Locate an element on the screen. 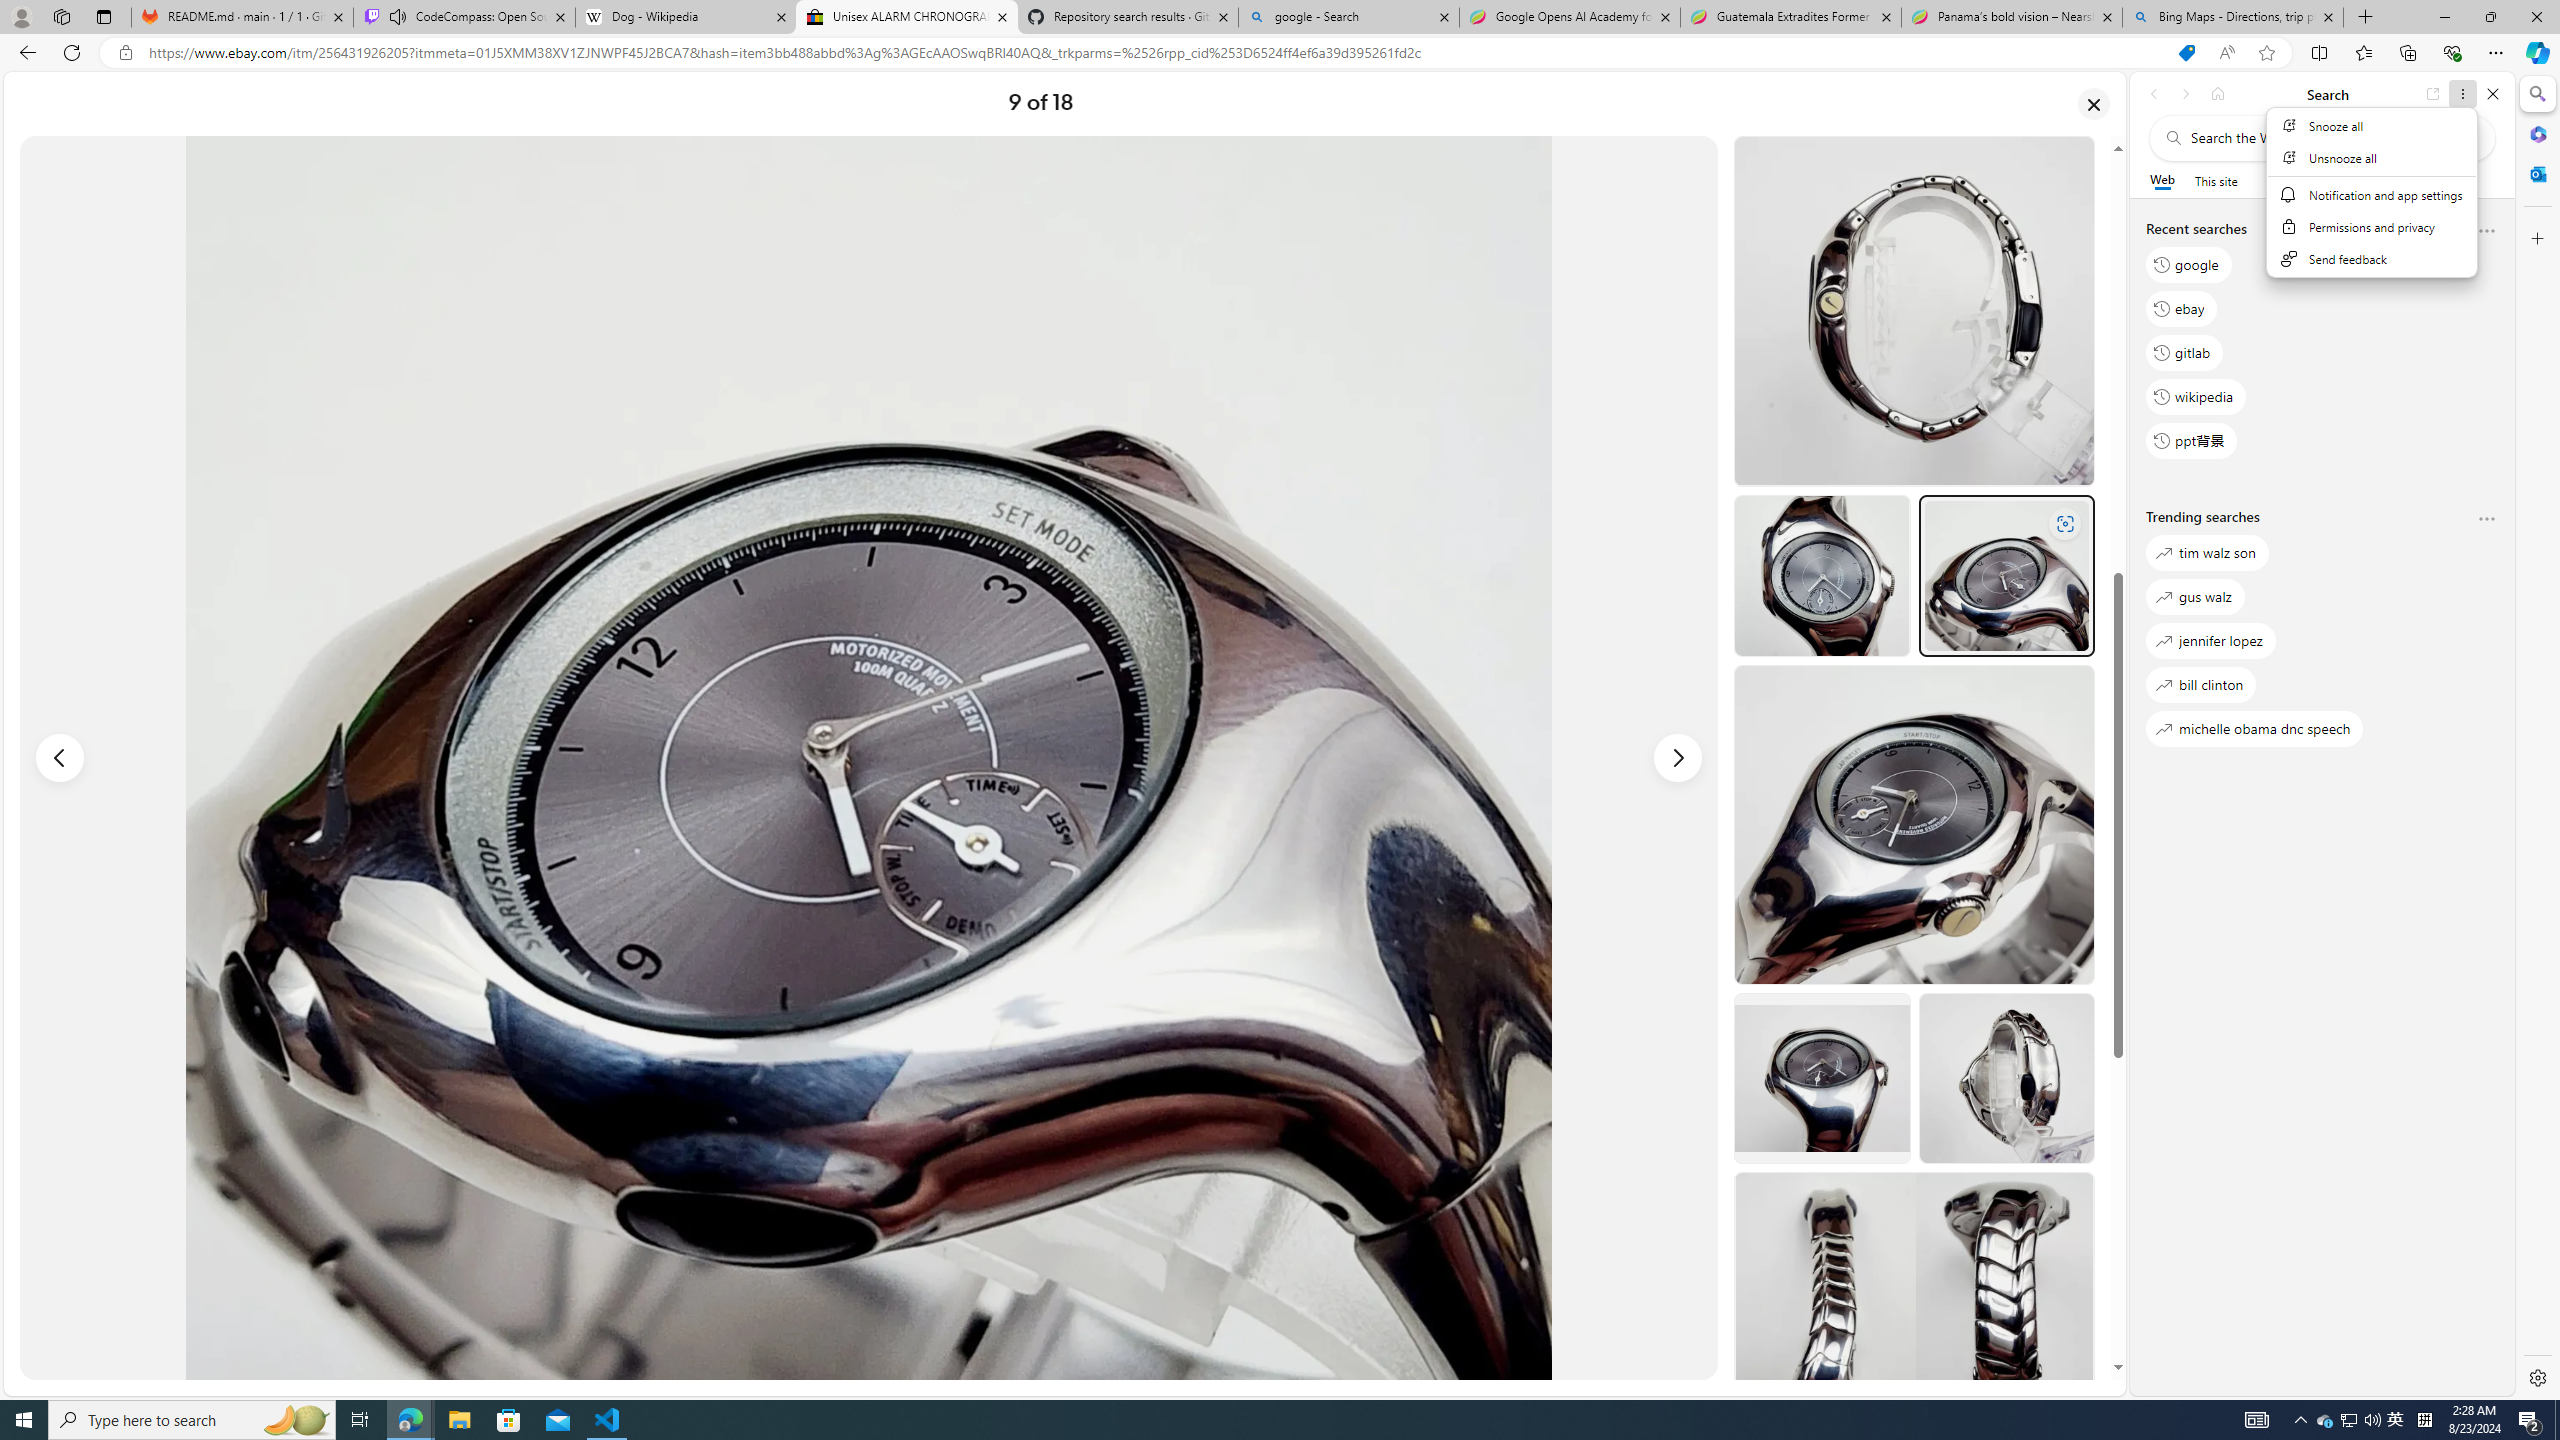  'Unsnooze all' is located at coordinates (2372, 157).